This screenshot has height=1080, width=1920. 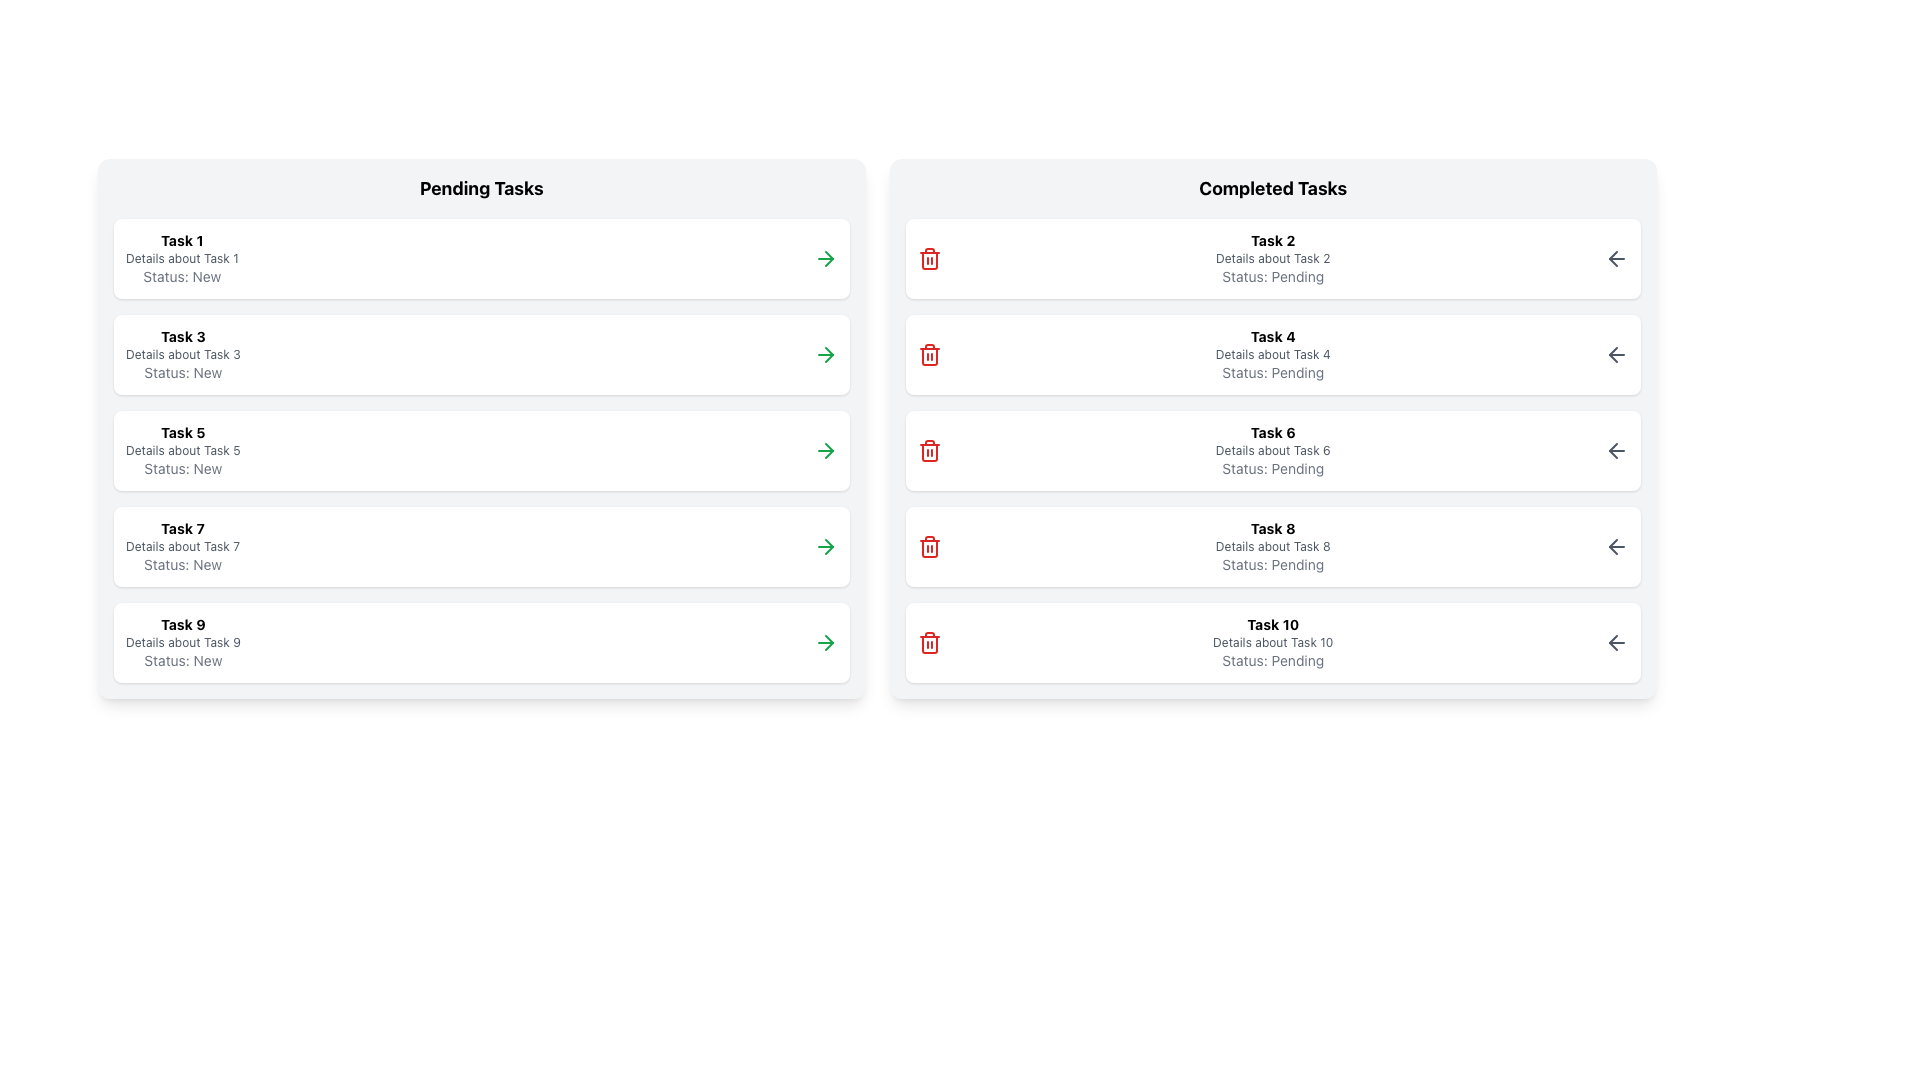 What do you see at coordinates (1272, 451) in the screenshot?
I see `the text element reading 'Details about Task 6', which is styled with a small gray font and positioned below the 'Task 6' bold header in the third task card of the 'Completed Tasks' column` at bounding box center [1272, 451].